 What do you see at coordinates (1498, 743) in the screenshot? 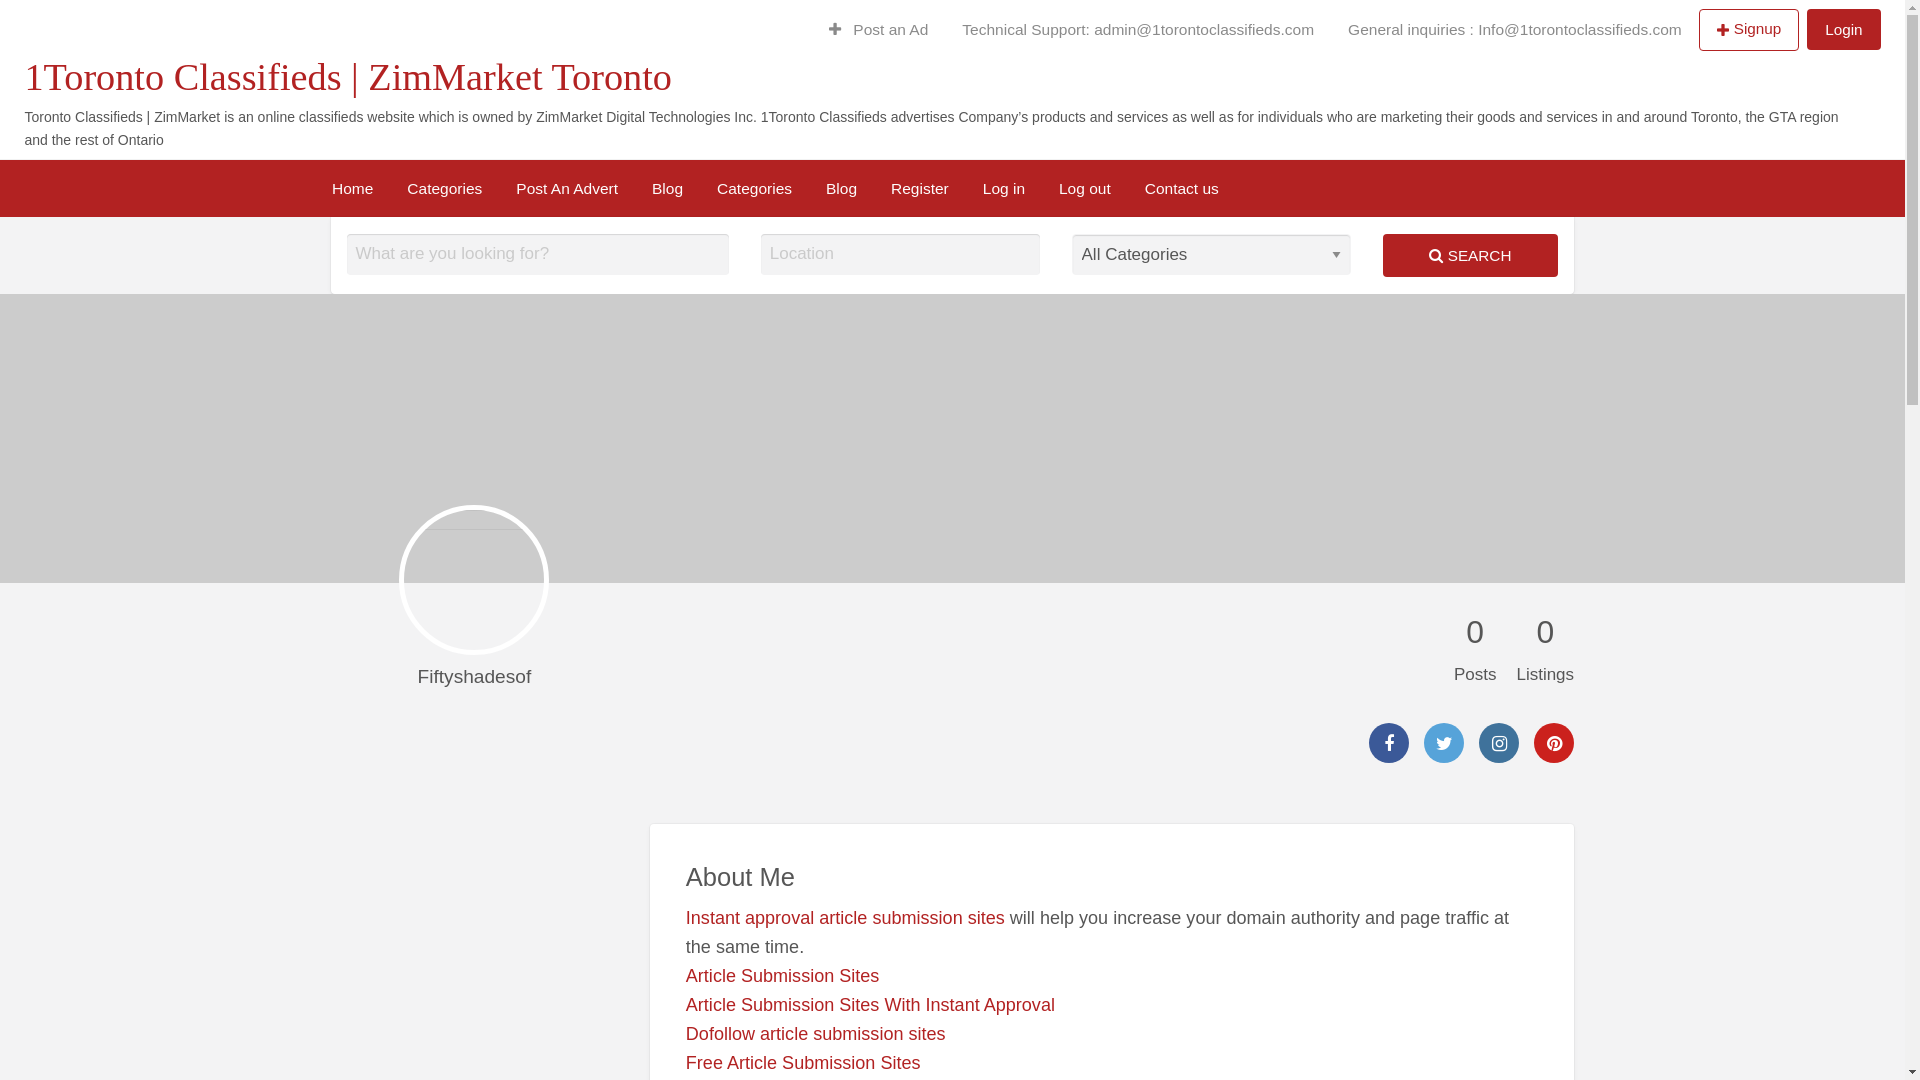
I see `'Instagram'` at bounding box center [1498, 743].